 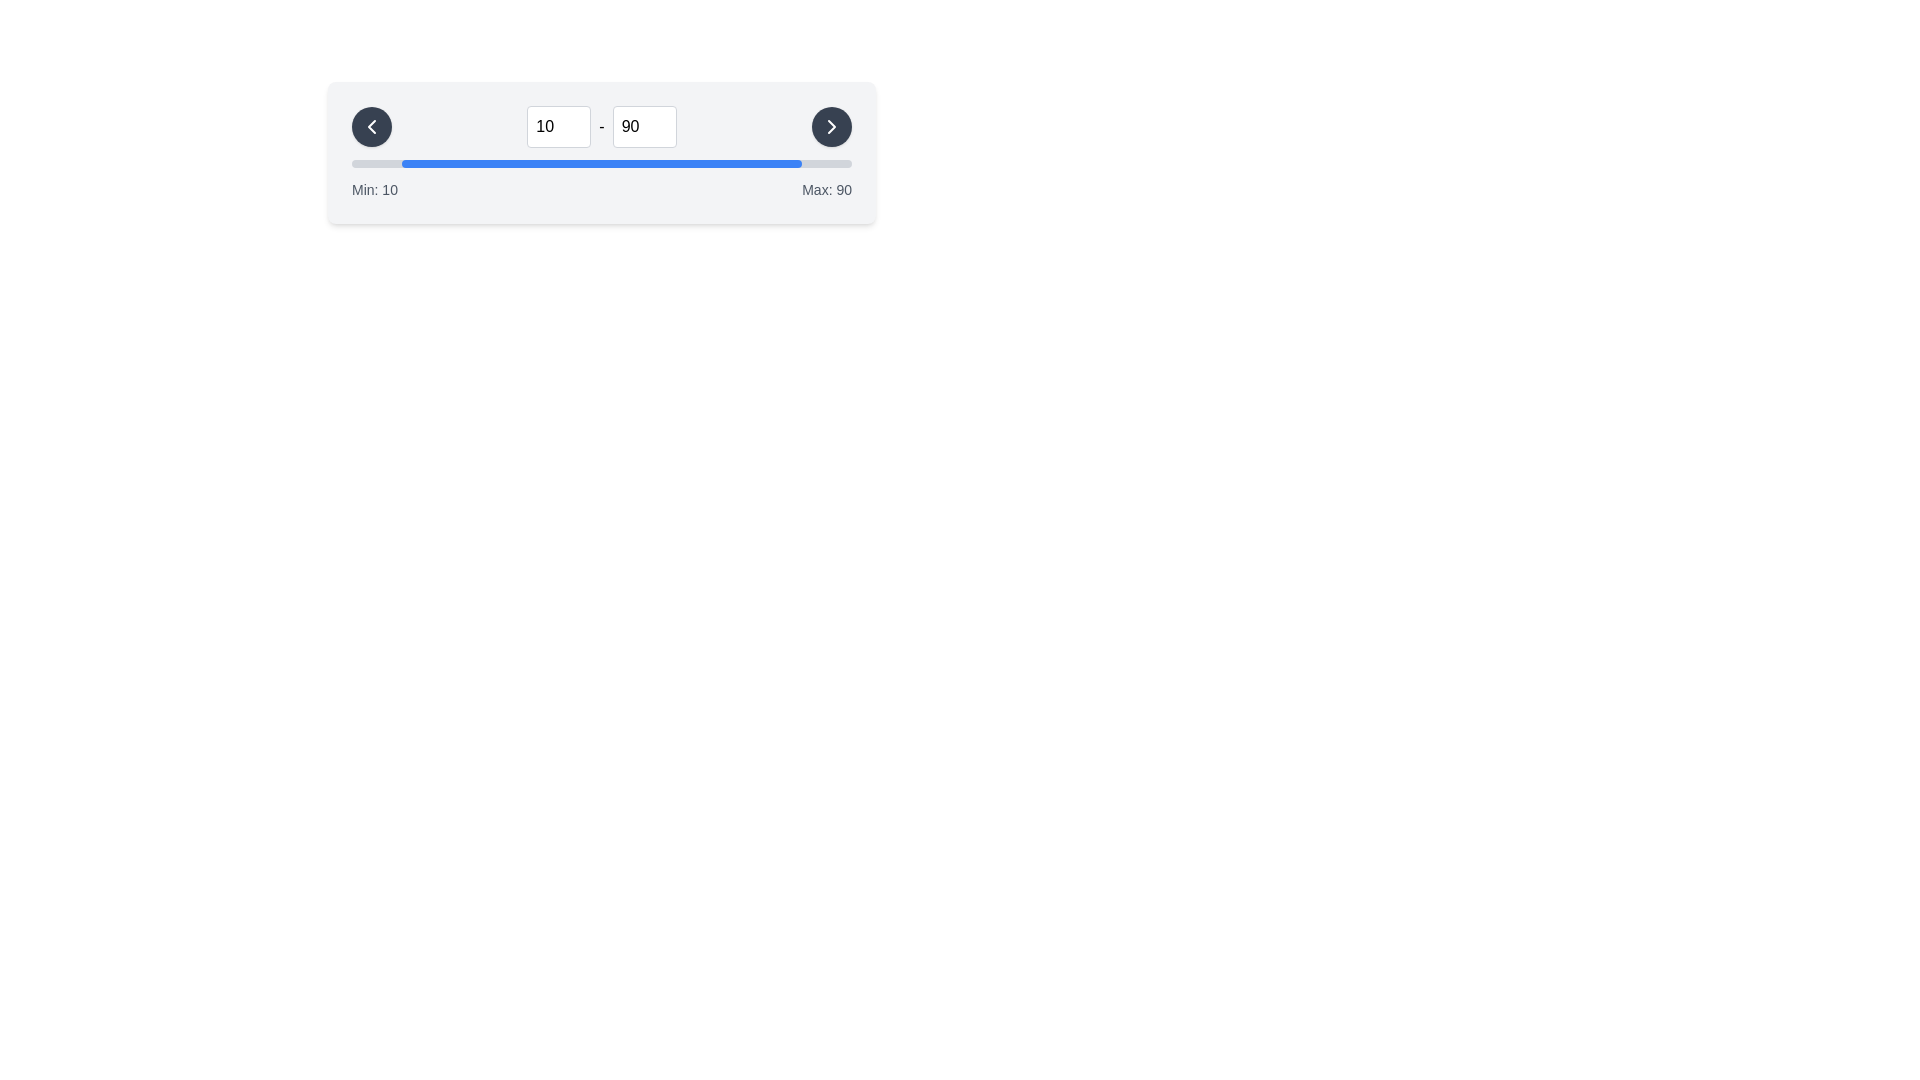 I want to click on the numerical input box displaying '10' to focus and edit the number, so click(x=559, y=127).